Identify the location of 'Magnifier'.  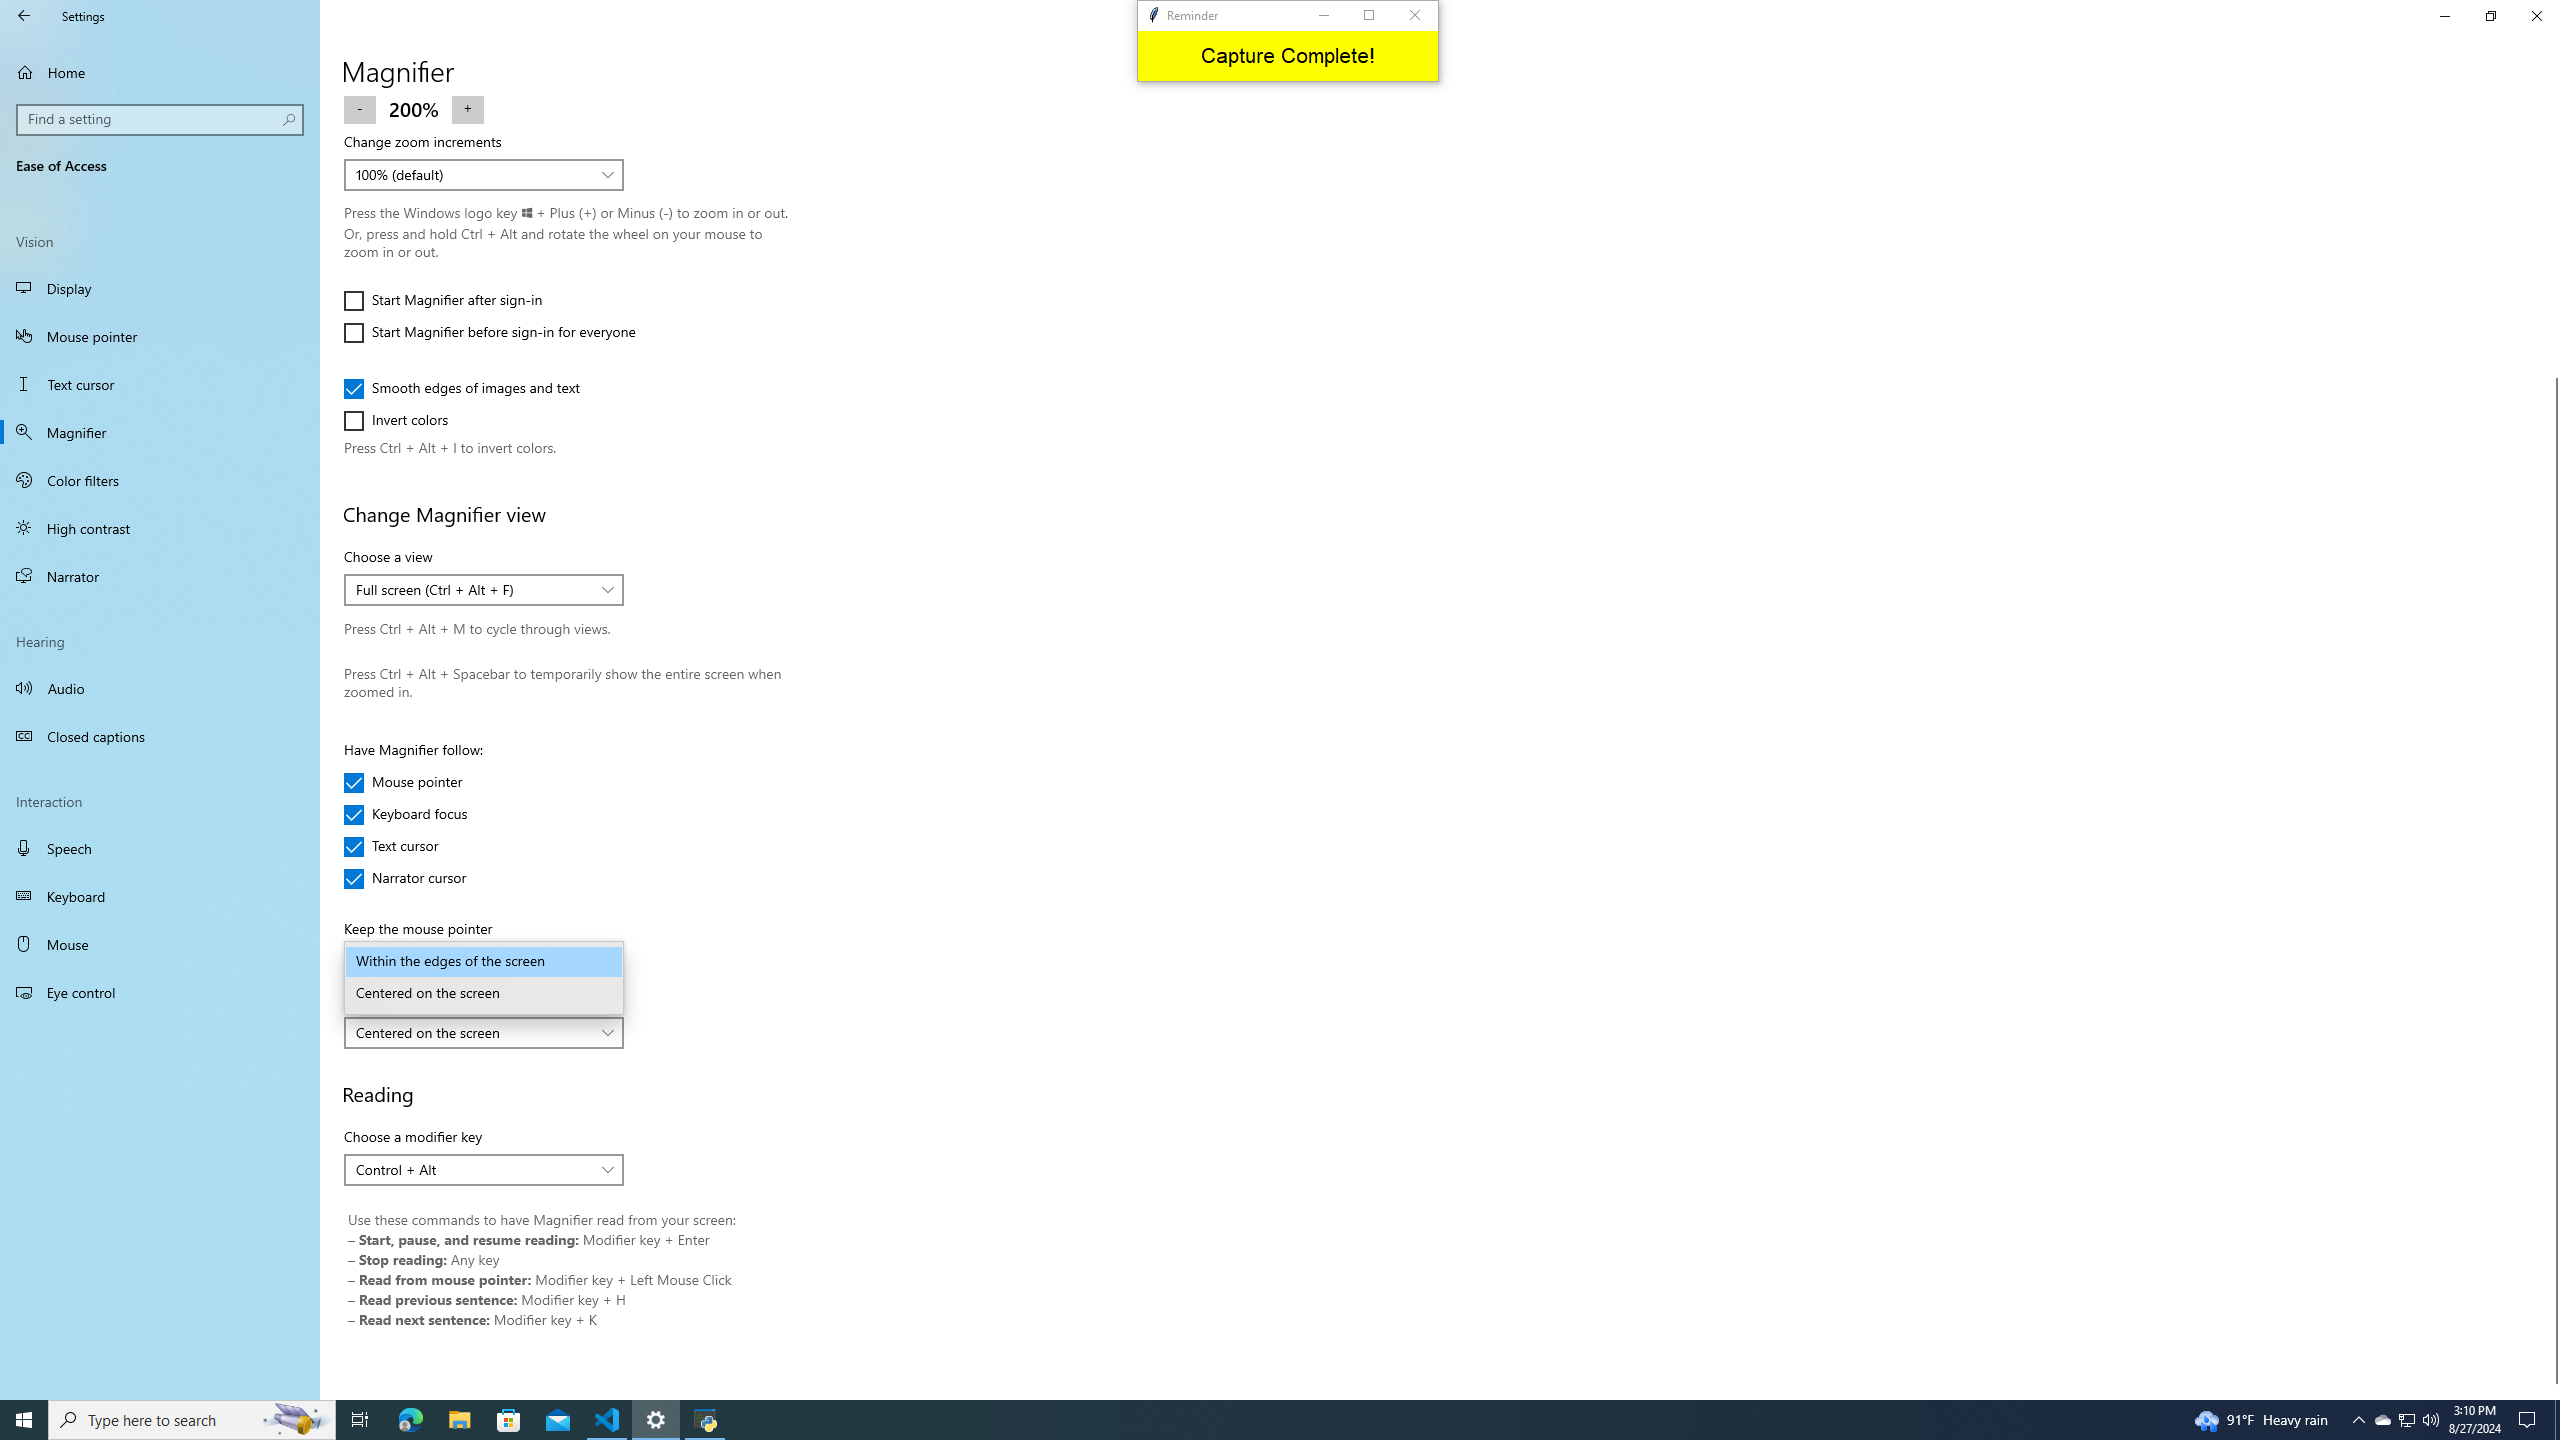
(159, 432).